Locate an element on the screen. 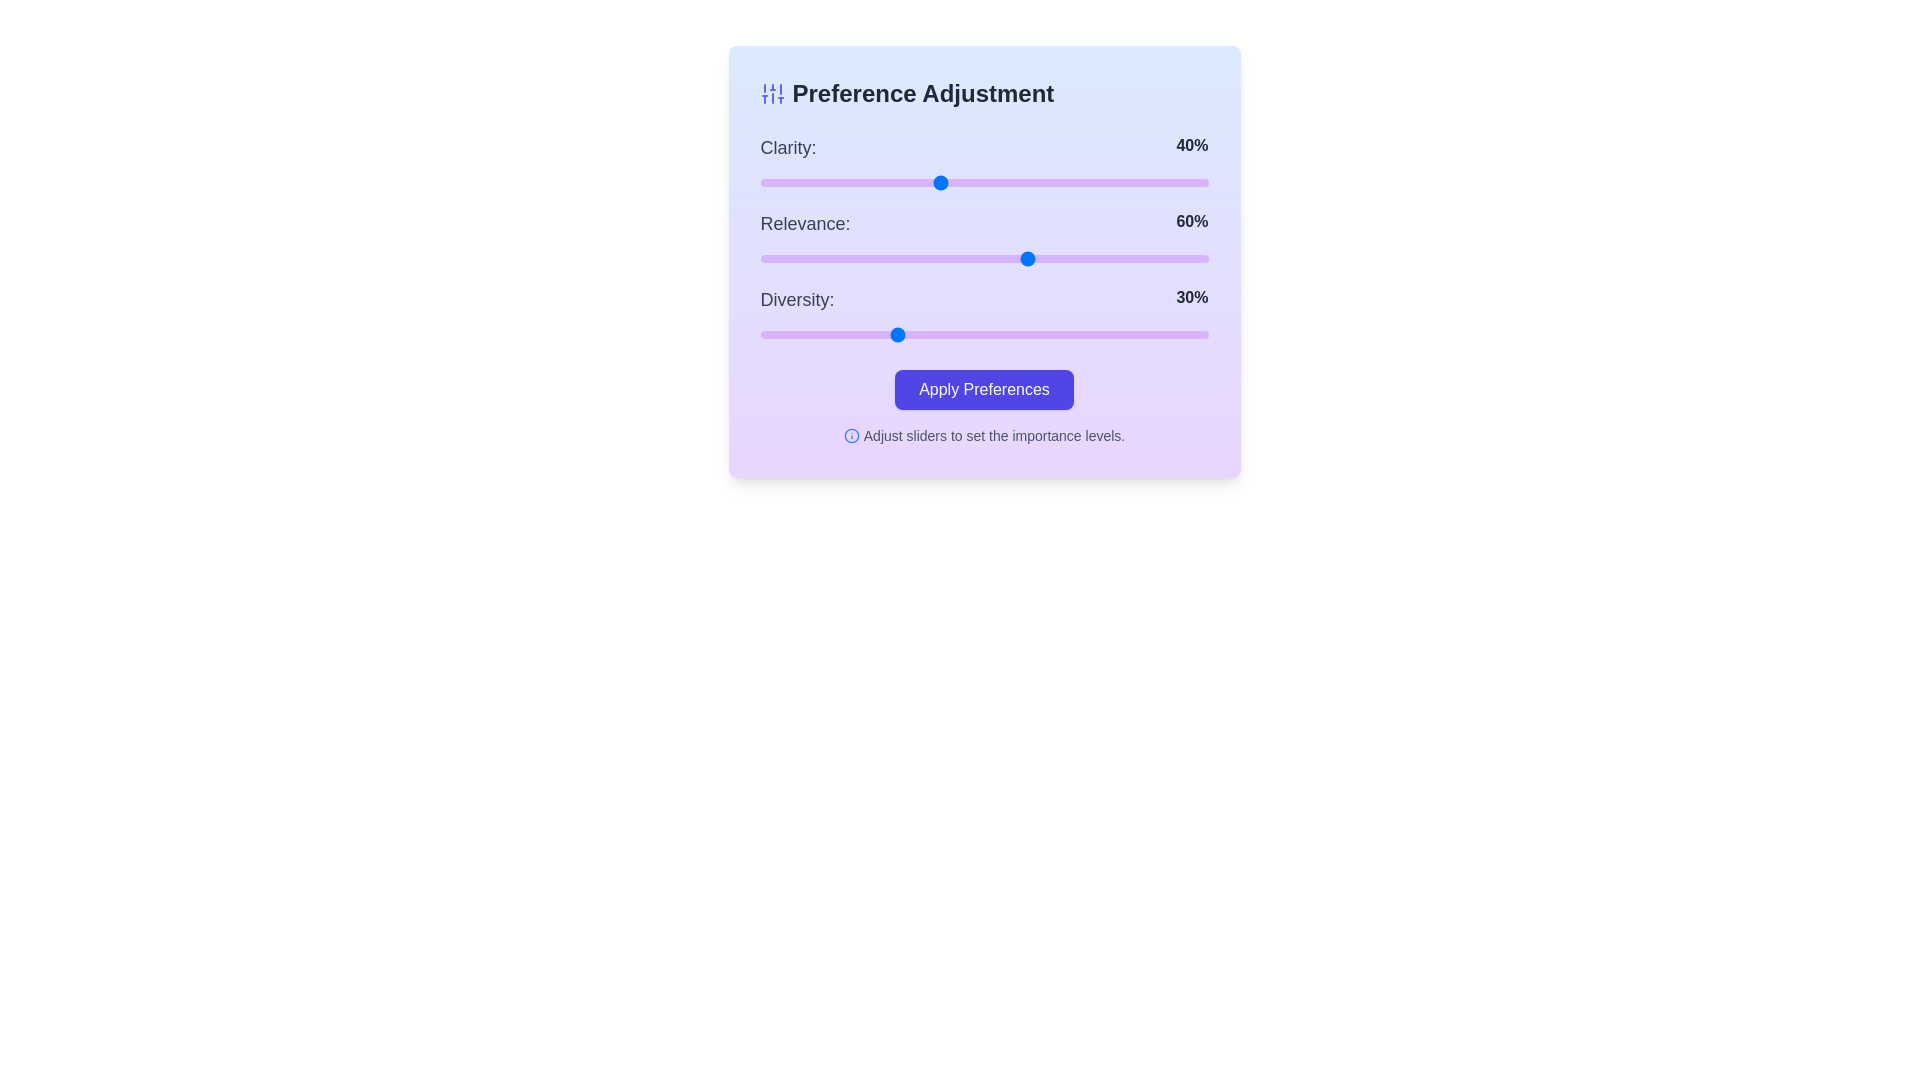  the 0 slider to 50% is located at coordinates (984, 182).